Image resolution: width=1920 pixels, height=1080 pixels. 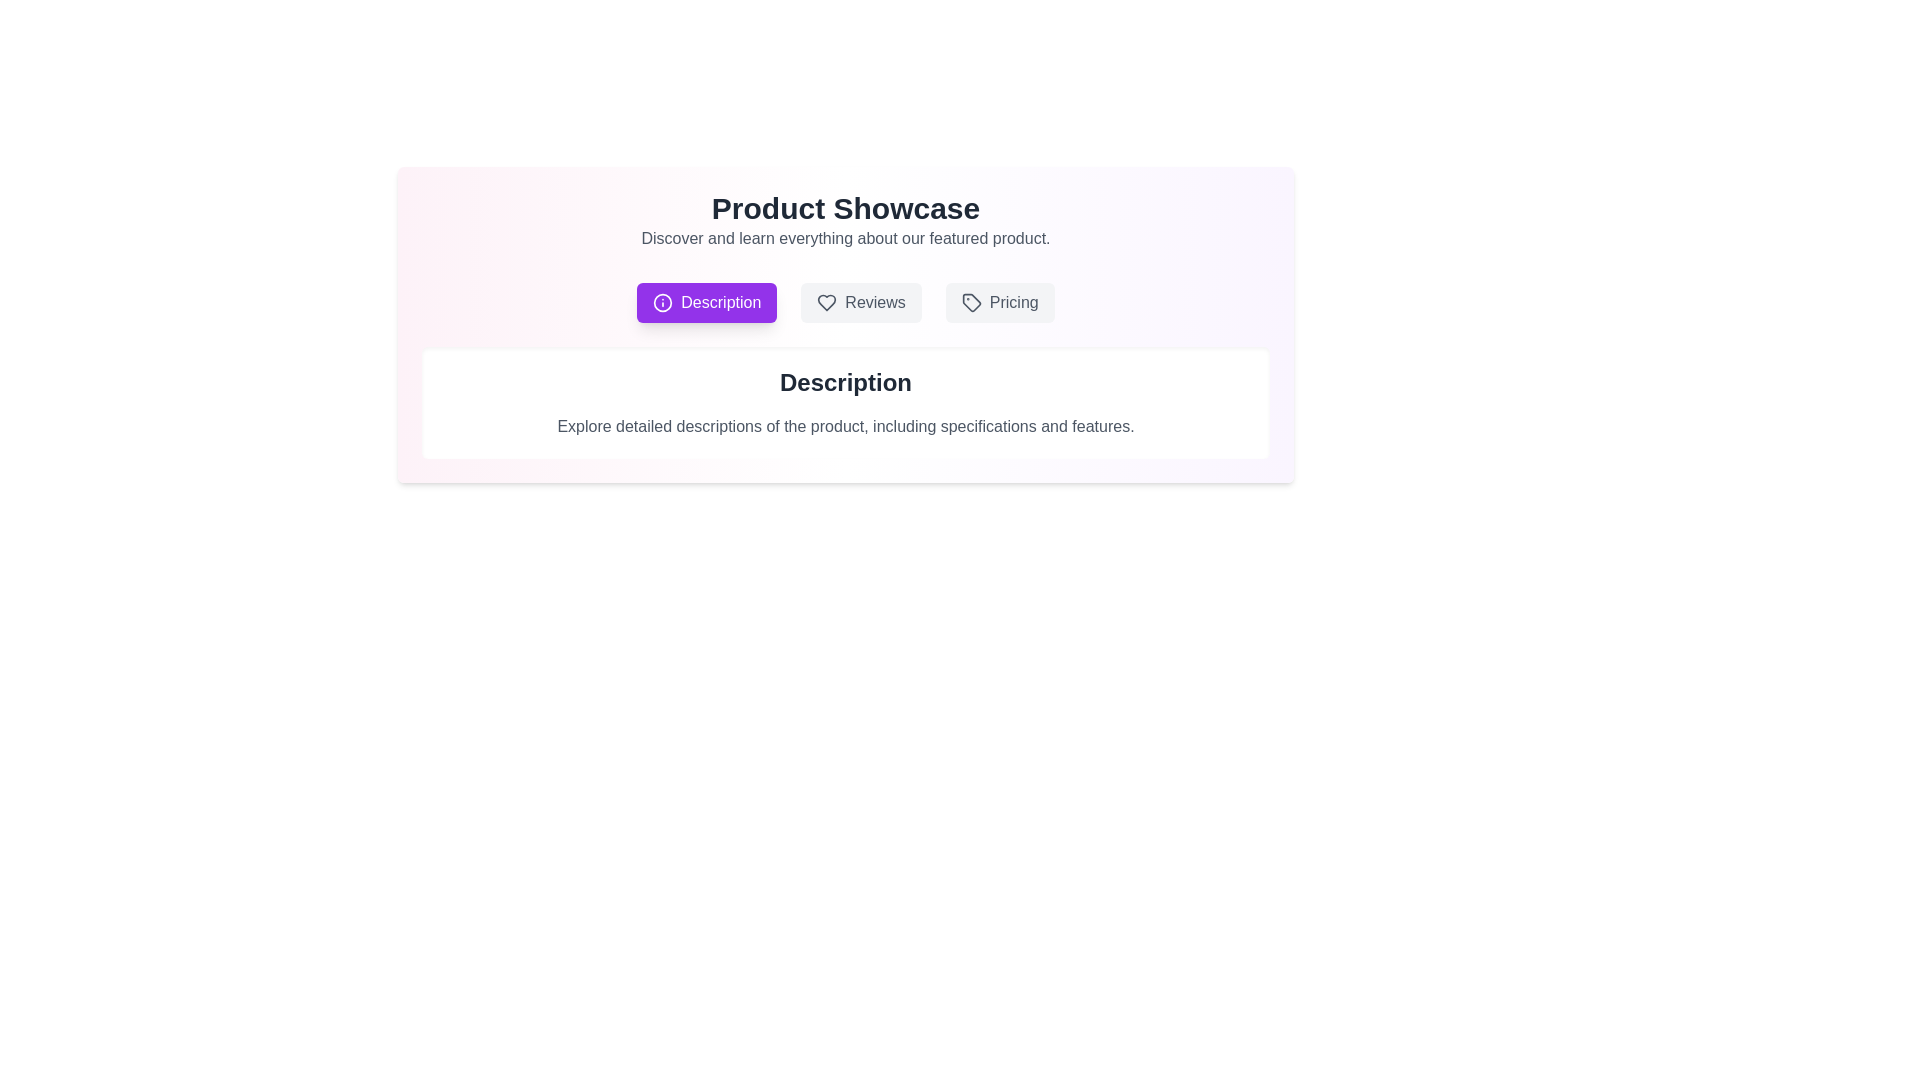 I want to click on the Pricing tab, so click(x=1000, y=303).